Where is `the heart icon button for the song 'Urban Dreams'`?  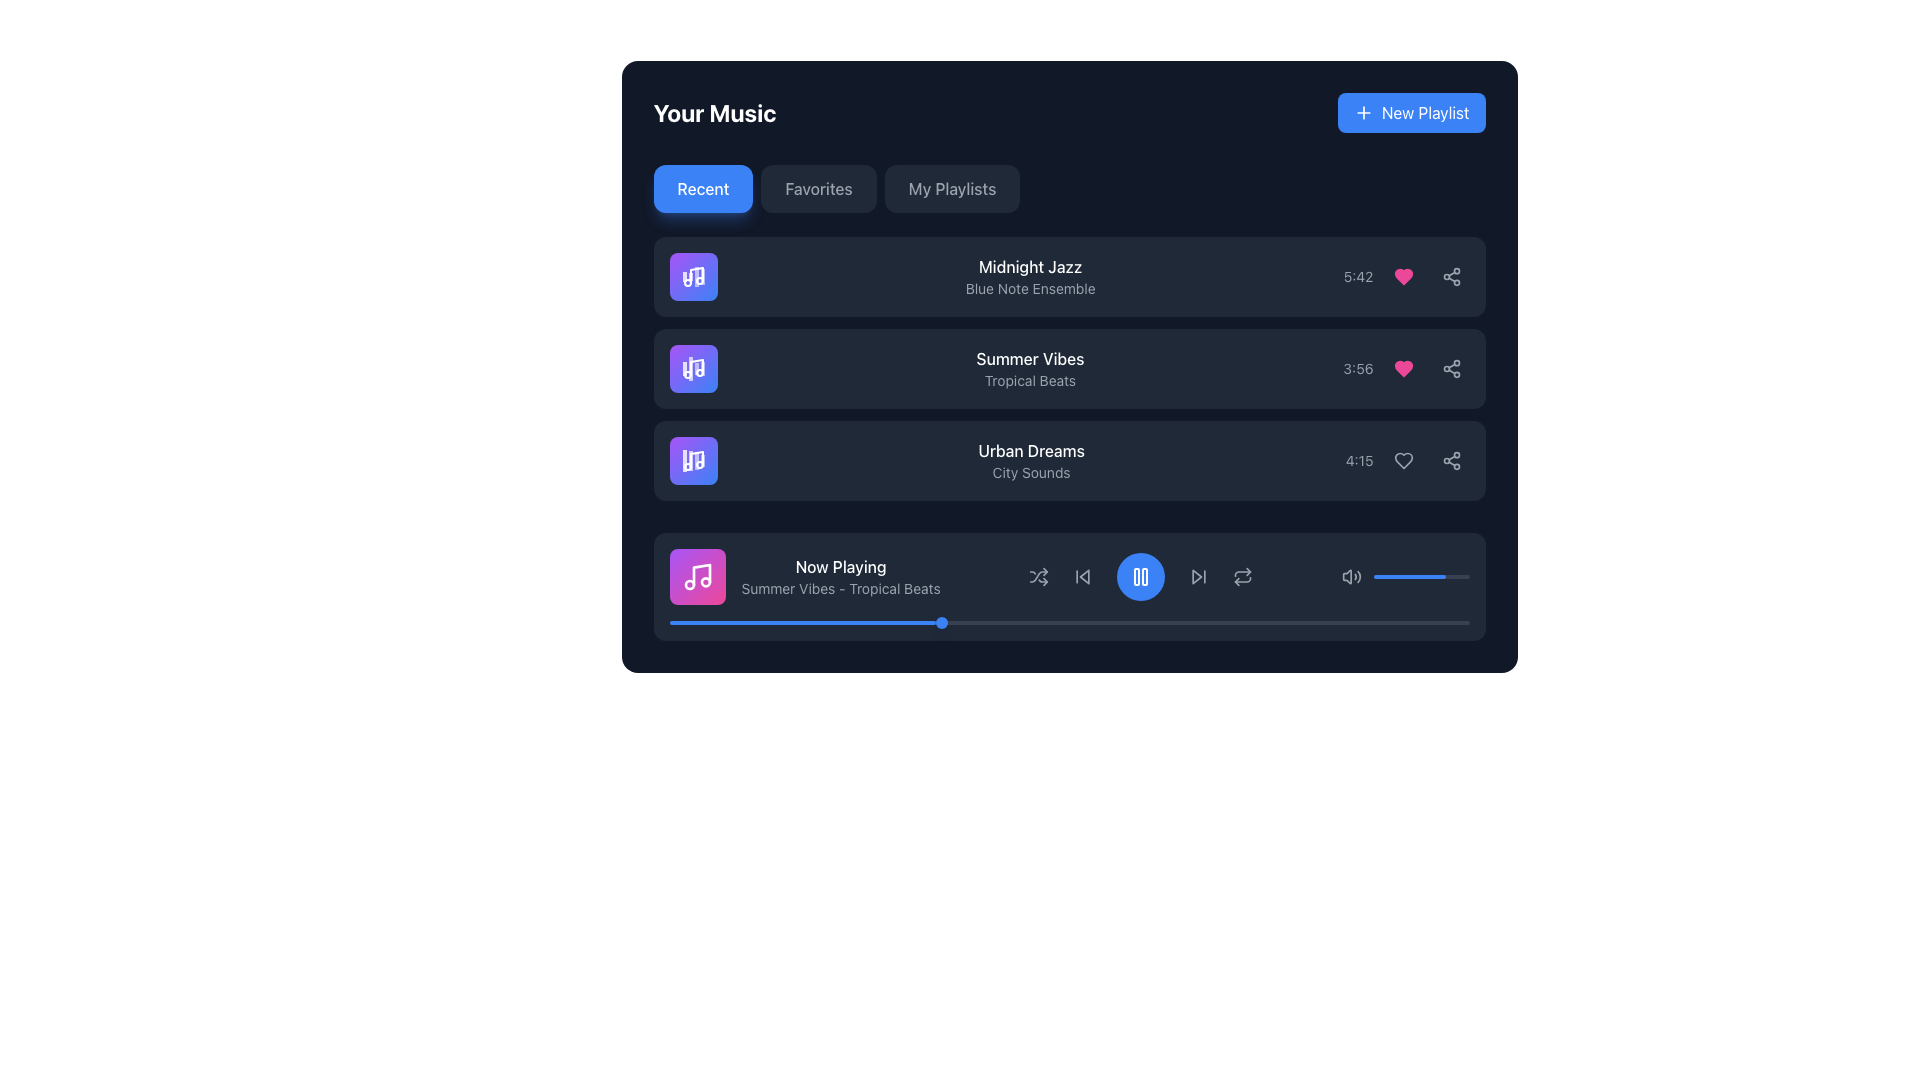
the heart icon button for the song 'Urban Dreams' is located at coordinates (1402, 461).